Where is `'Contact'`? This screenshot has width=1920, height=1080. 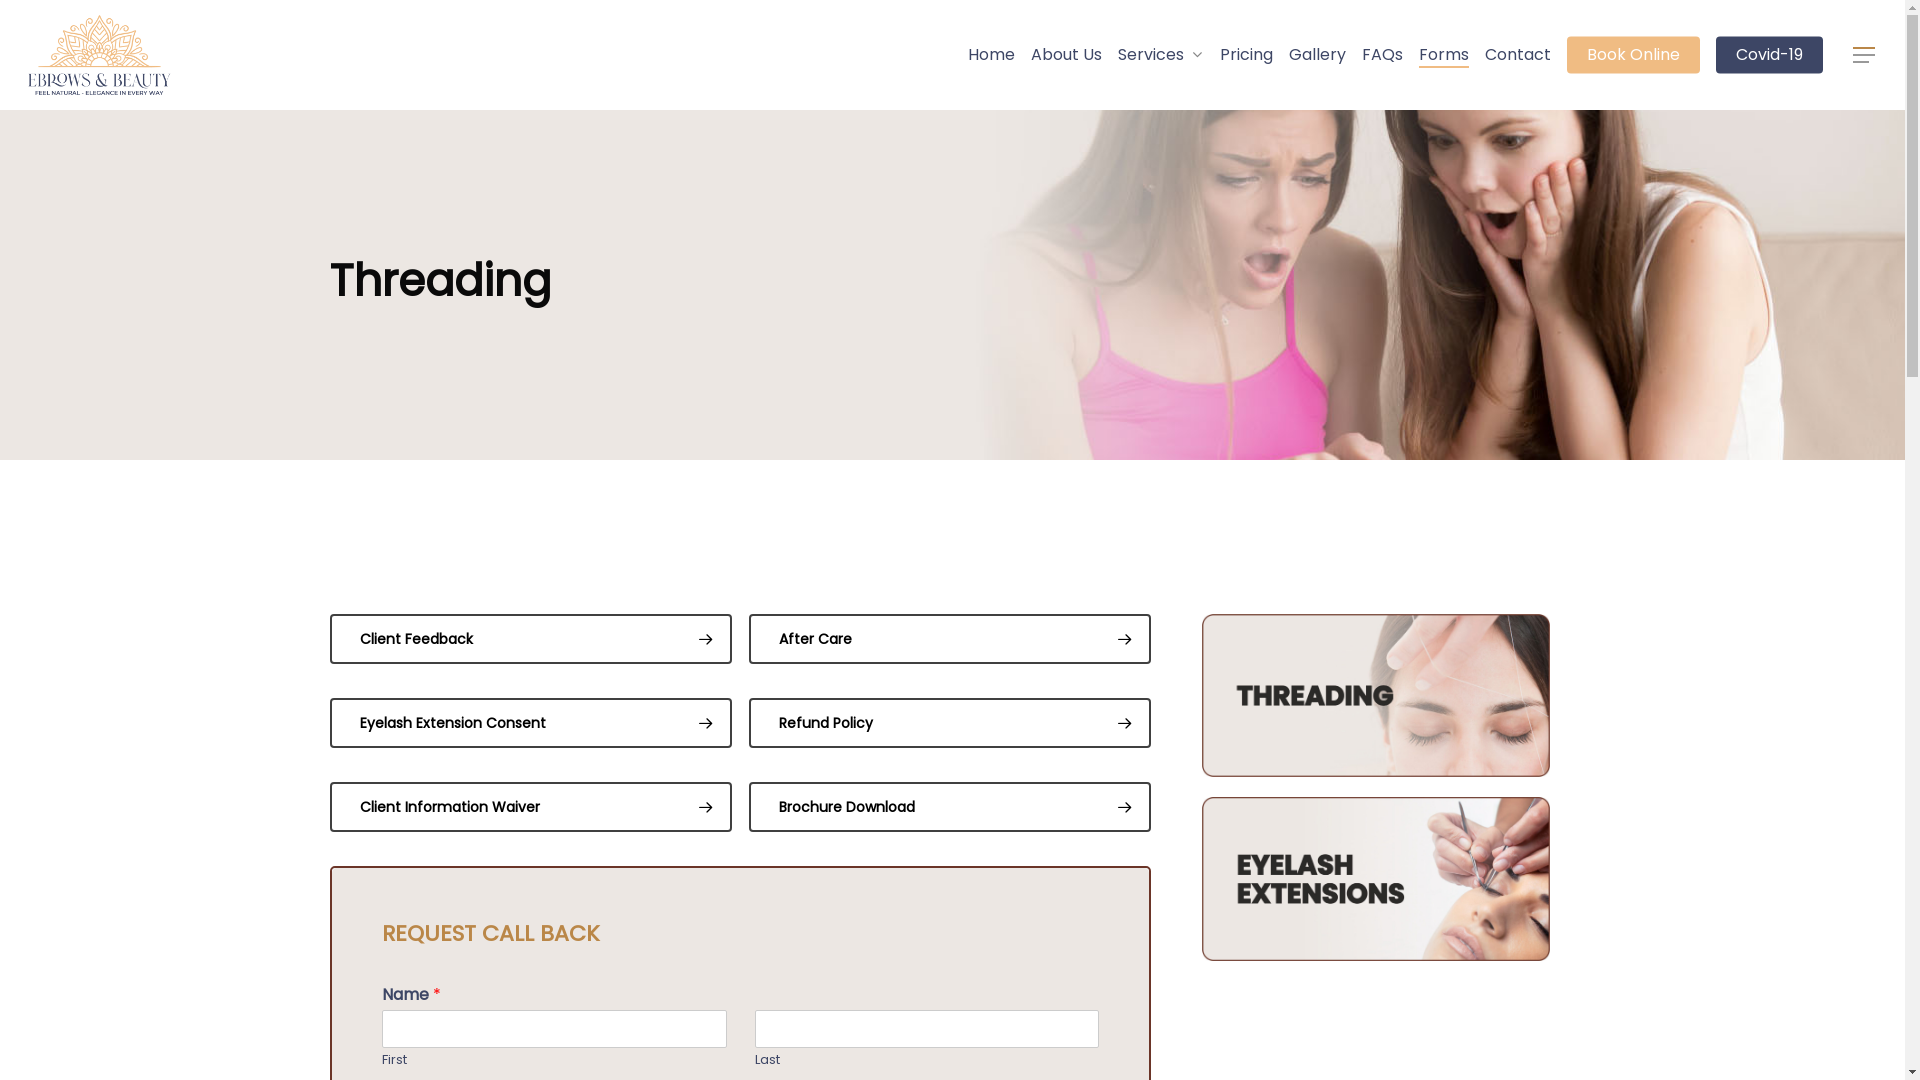
'Contact' is located at coordinates (1484, 53).